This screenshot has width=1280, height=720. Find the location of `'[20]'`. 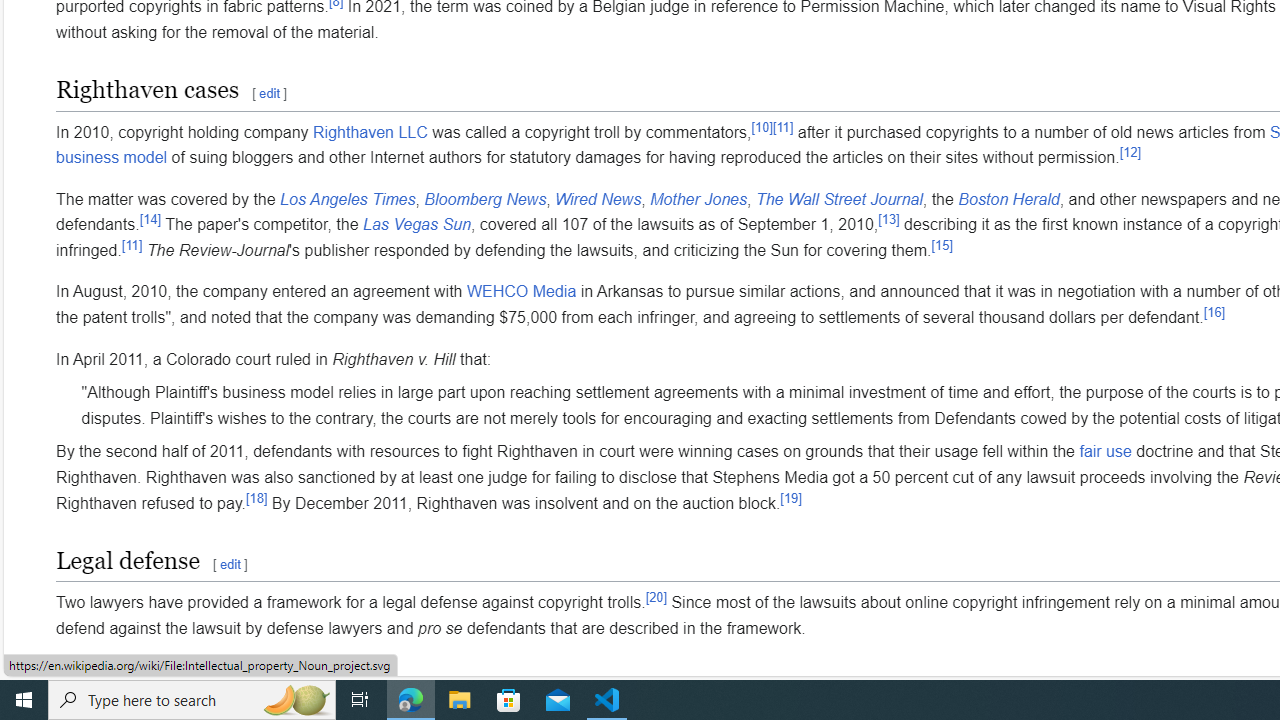

'[20]' is located at coordinates (656, 595).